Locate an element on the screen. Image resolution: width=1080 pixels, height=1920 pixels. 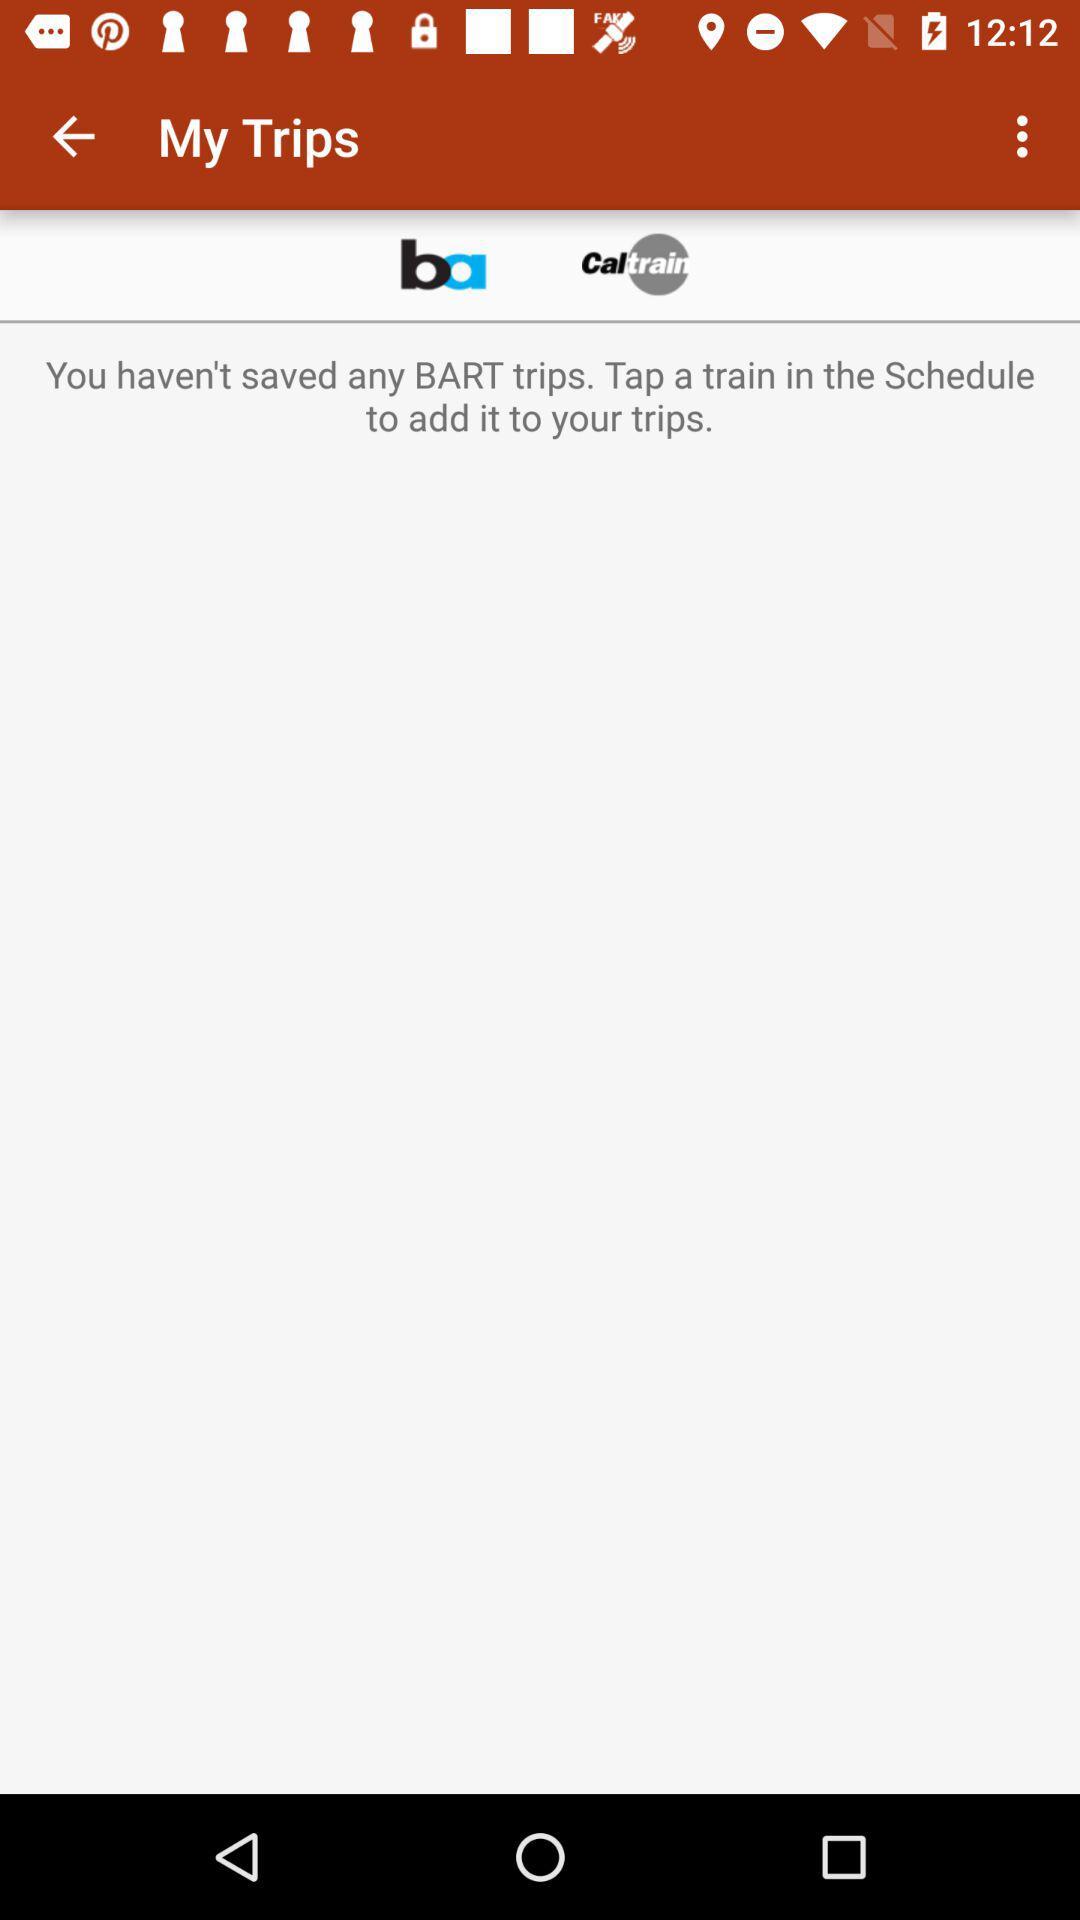
the item to the left of my trips item is located at coordinates (72, 135).